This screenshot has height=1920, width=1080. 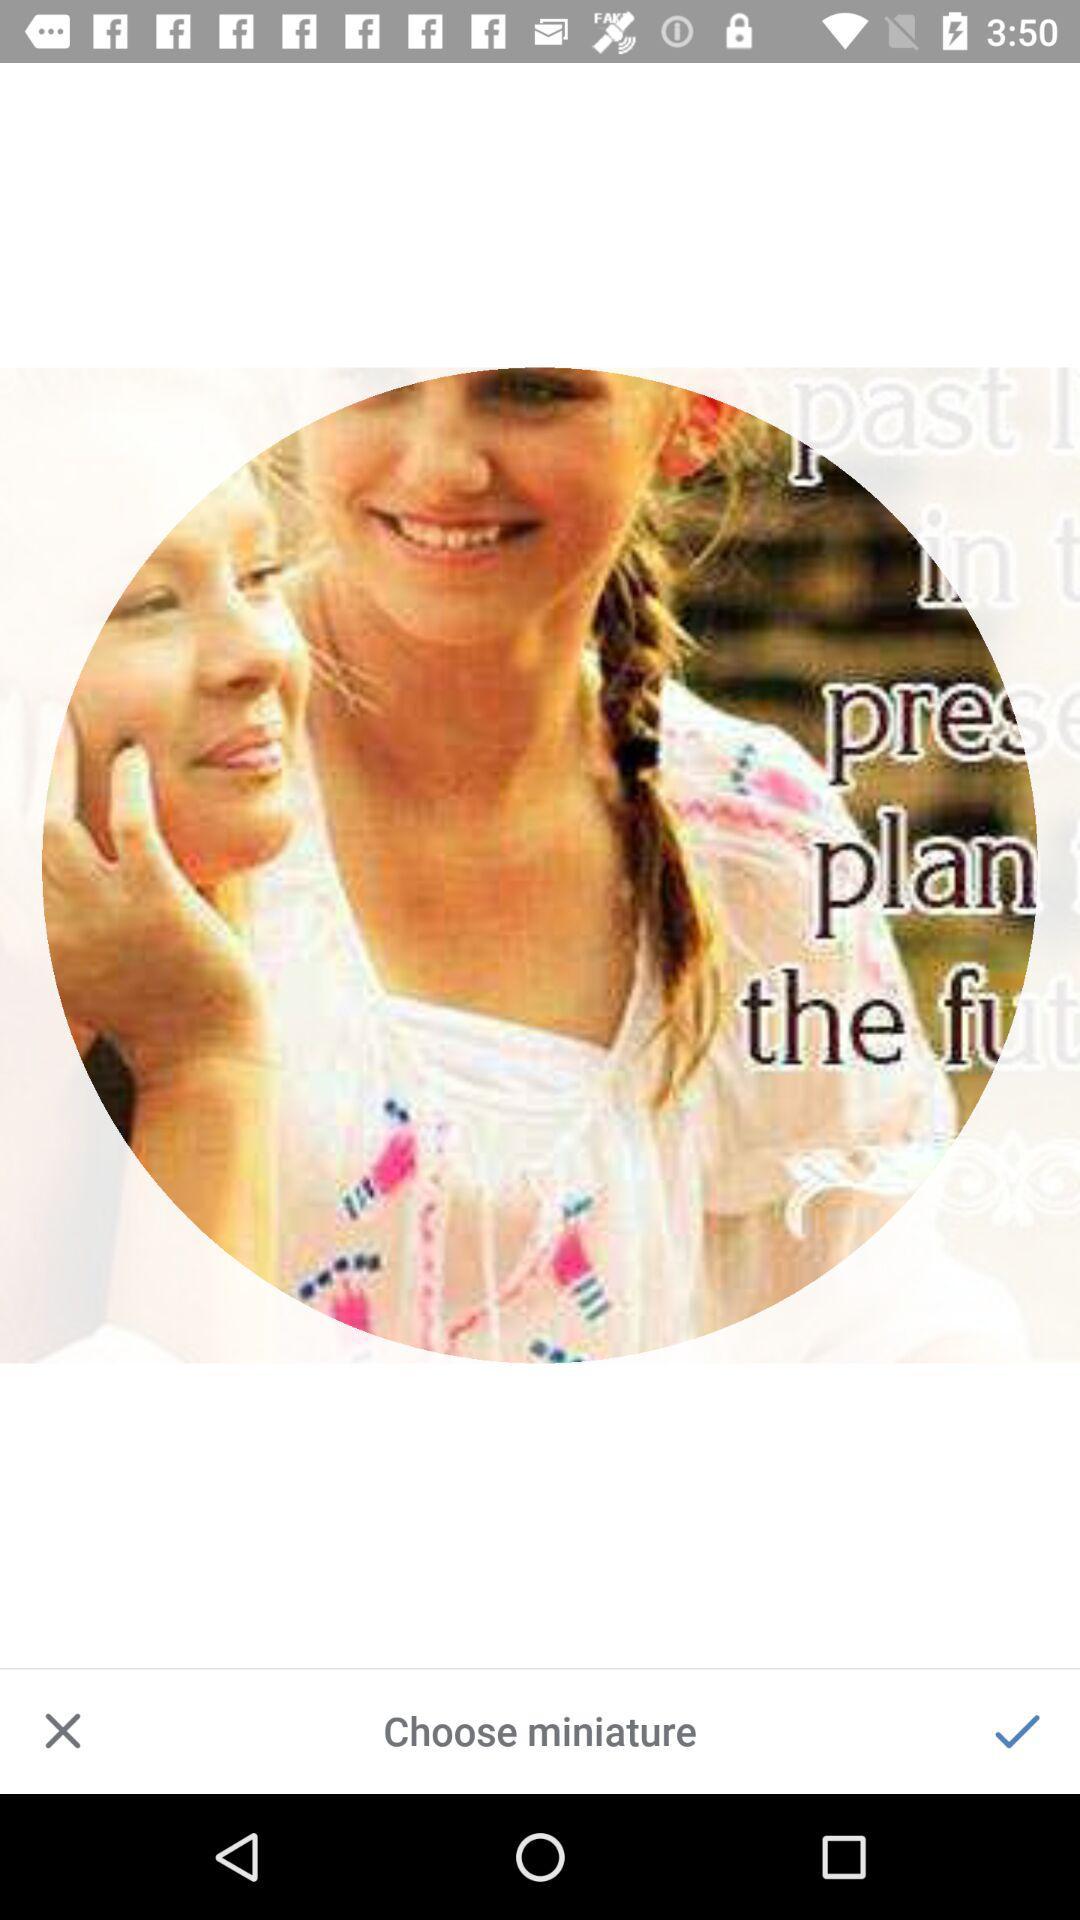 I want to click on icon next to the choose miniature item, so click(x=61, y=1730).